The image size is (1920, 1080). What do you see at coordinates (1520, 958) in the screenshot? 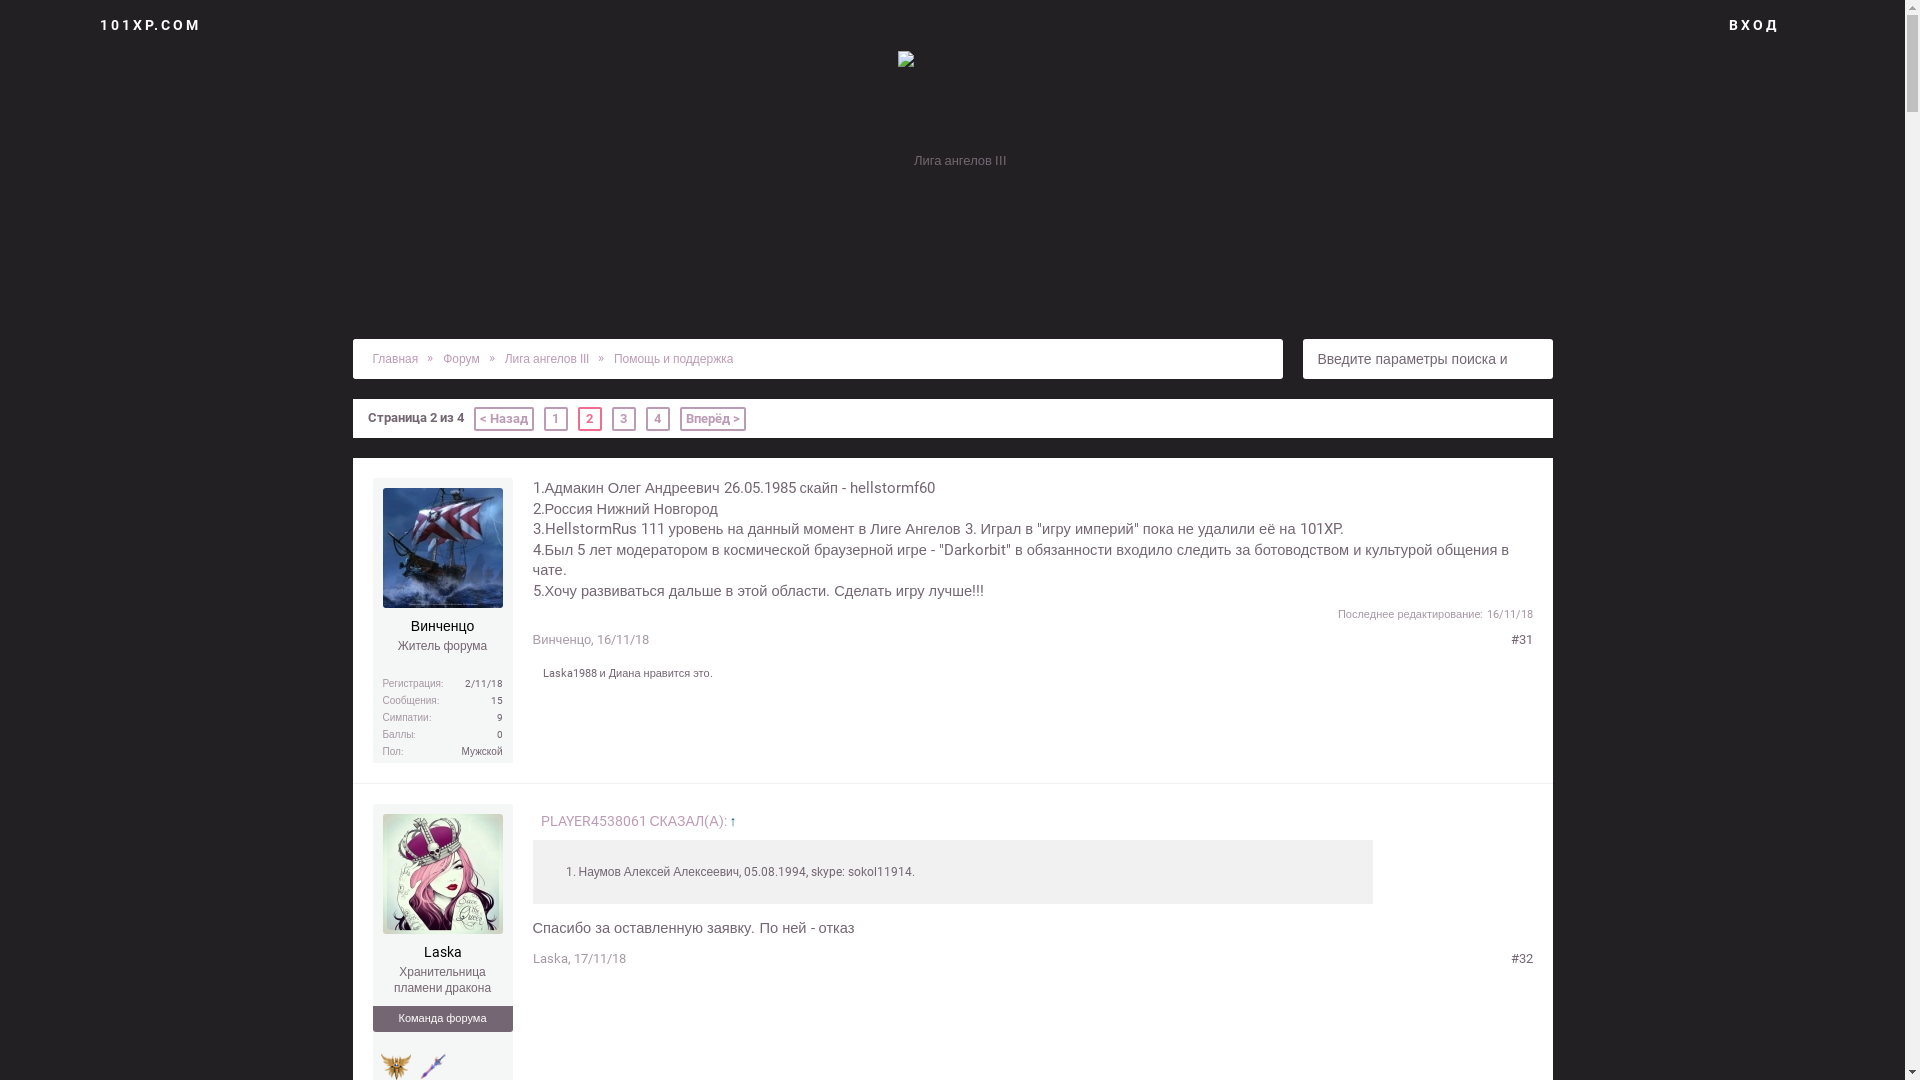
I see `'#32'` at bounding box center [1520, 958].